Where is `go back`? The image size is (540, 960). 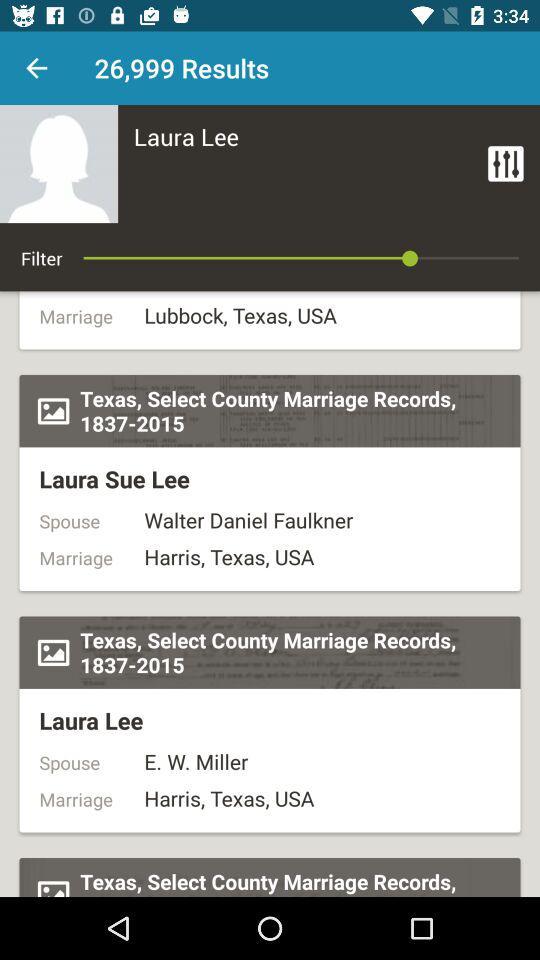 go back is located at coordinates (36, 68).